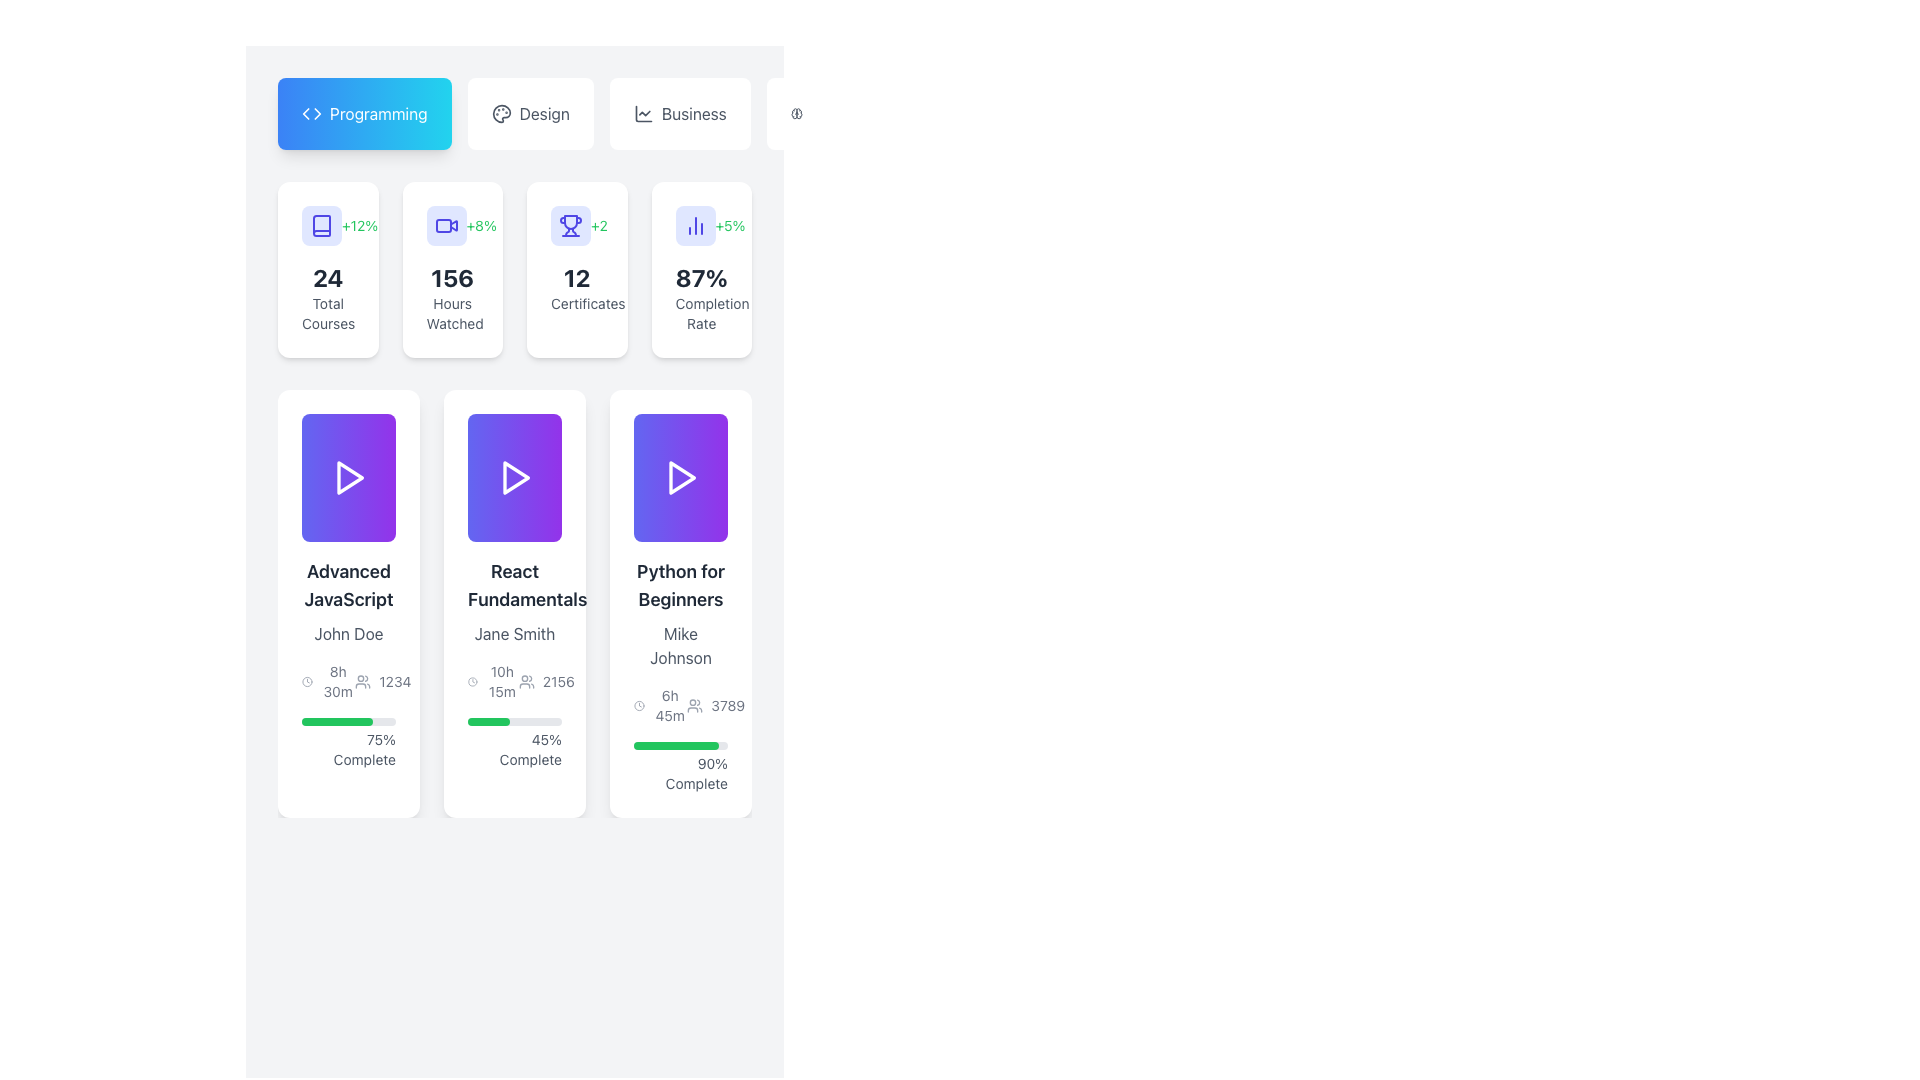 This screenshot has width=1920, height=1080. Describe the element at coordinates (328, 681) in the screenshot. I see `the static text element with a clock icon displaying '8h 30m', located in the 'Advanced JavaScript' card, above the completion progress bar` at that location.